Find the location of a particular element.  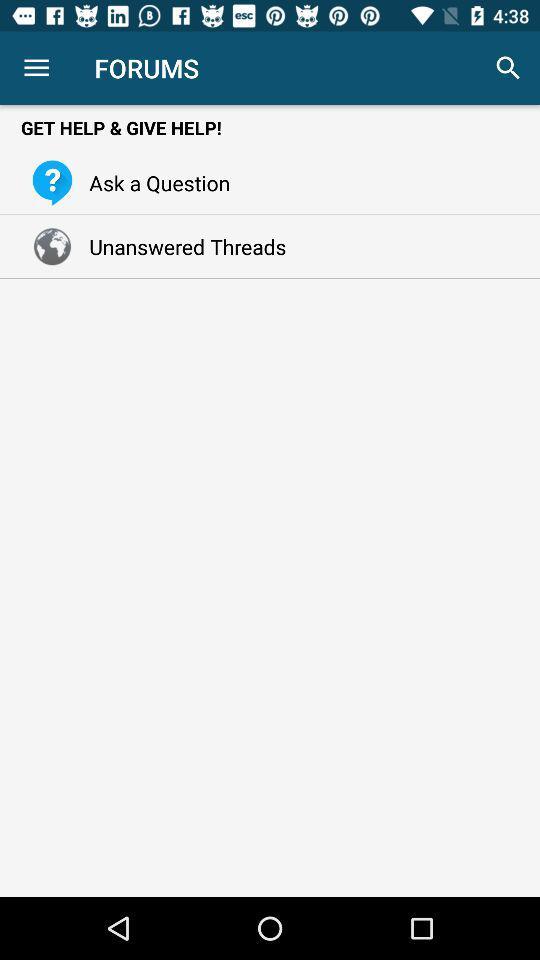

item to the left of the forums icon is located at coordinates (36, 68).